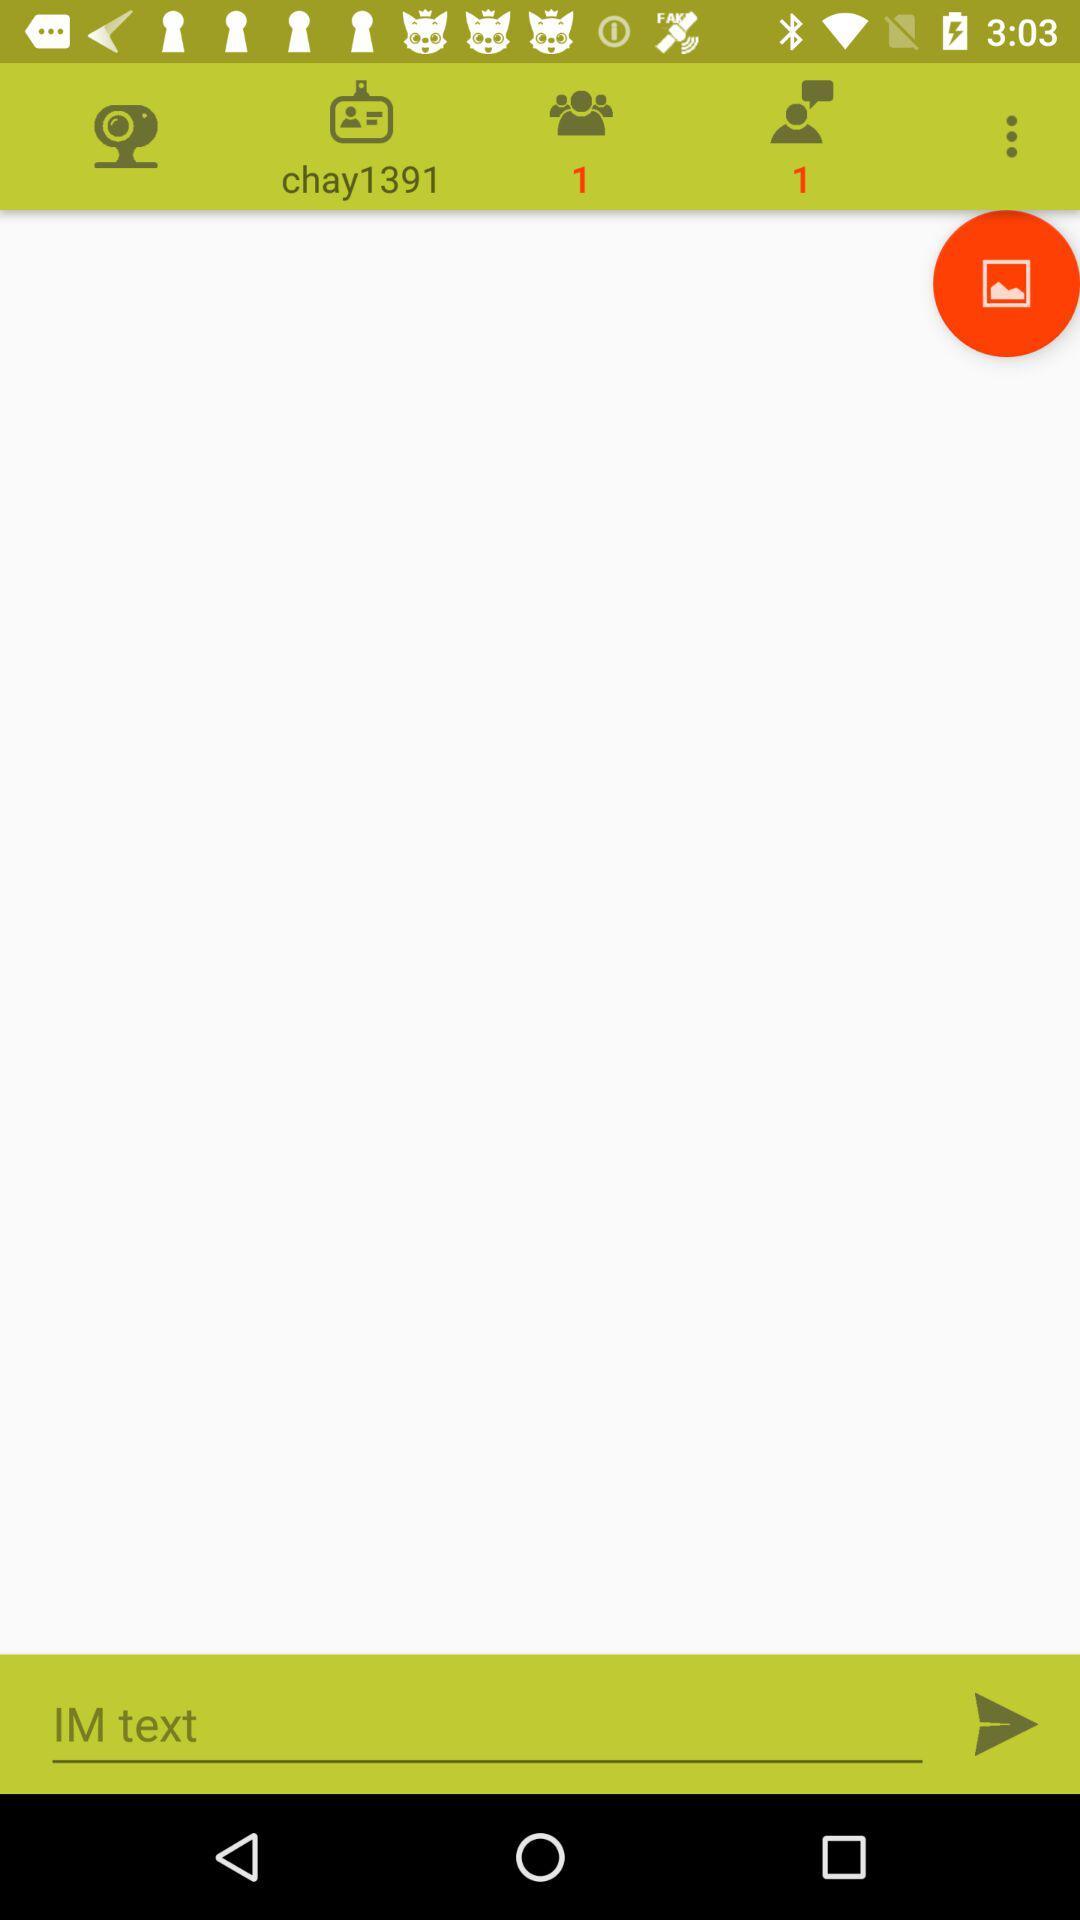  I want to click on the send icon, so click(1006, 1723).